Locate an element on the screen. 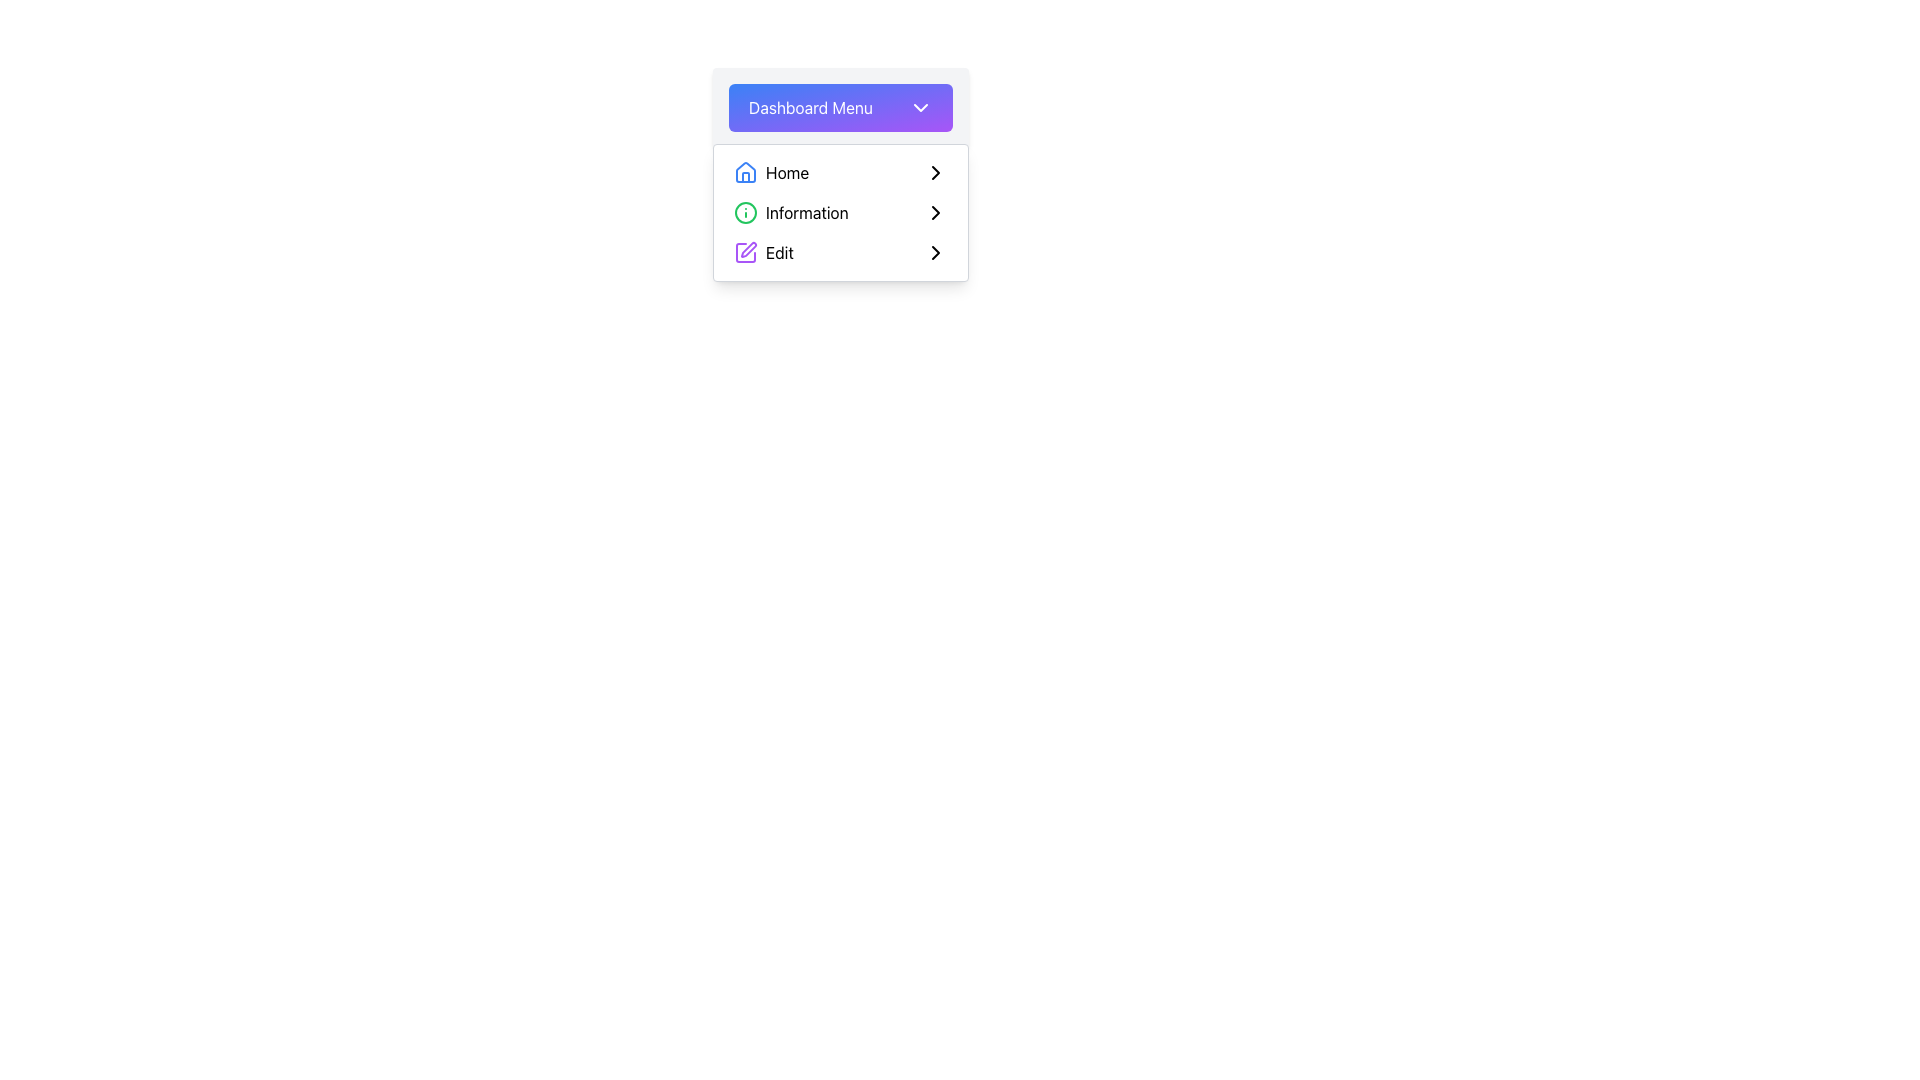 Image resolution: width=1920 pixels, height=1080 pixels. the home icon in the menu section that precedes the 'Home' label, which is the first item in the menu list is located at coordinates (744, 171).